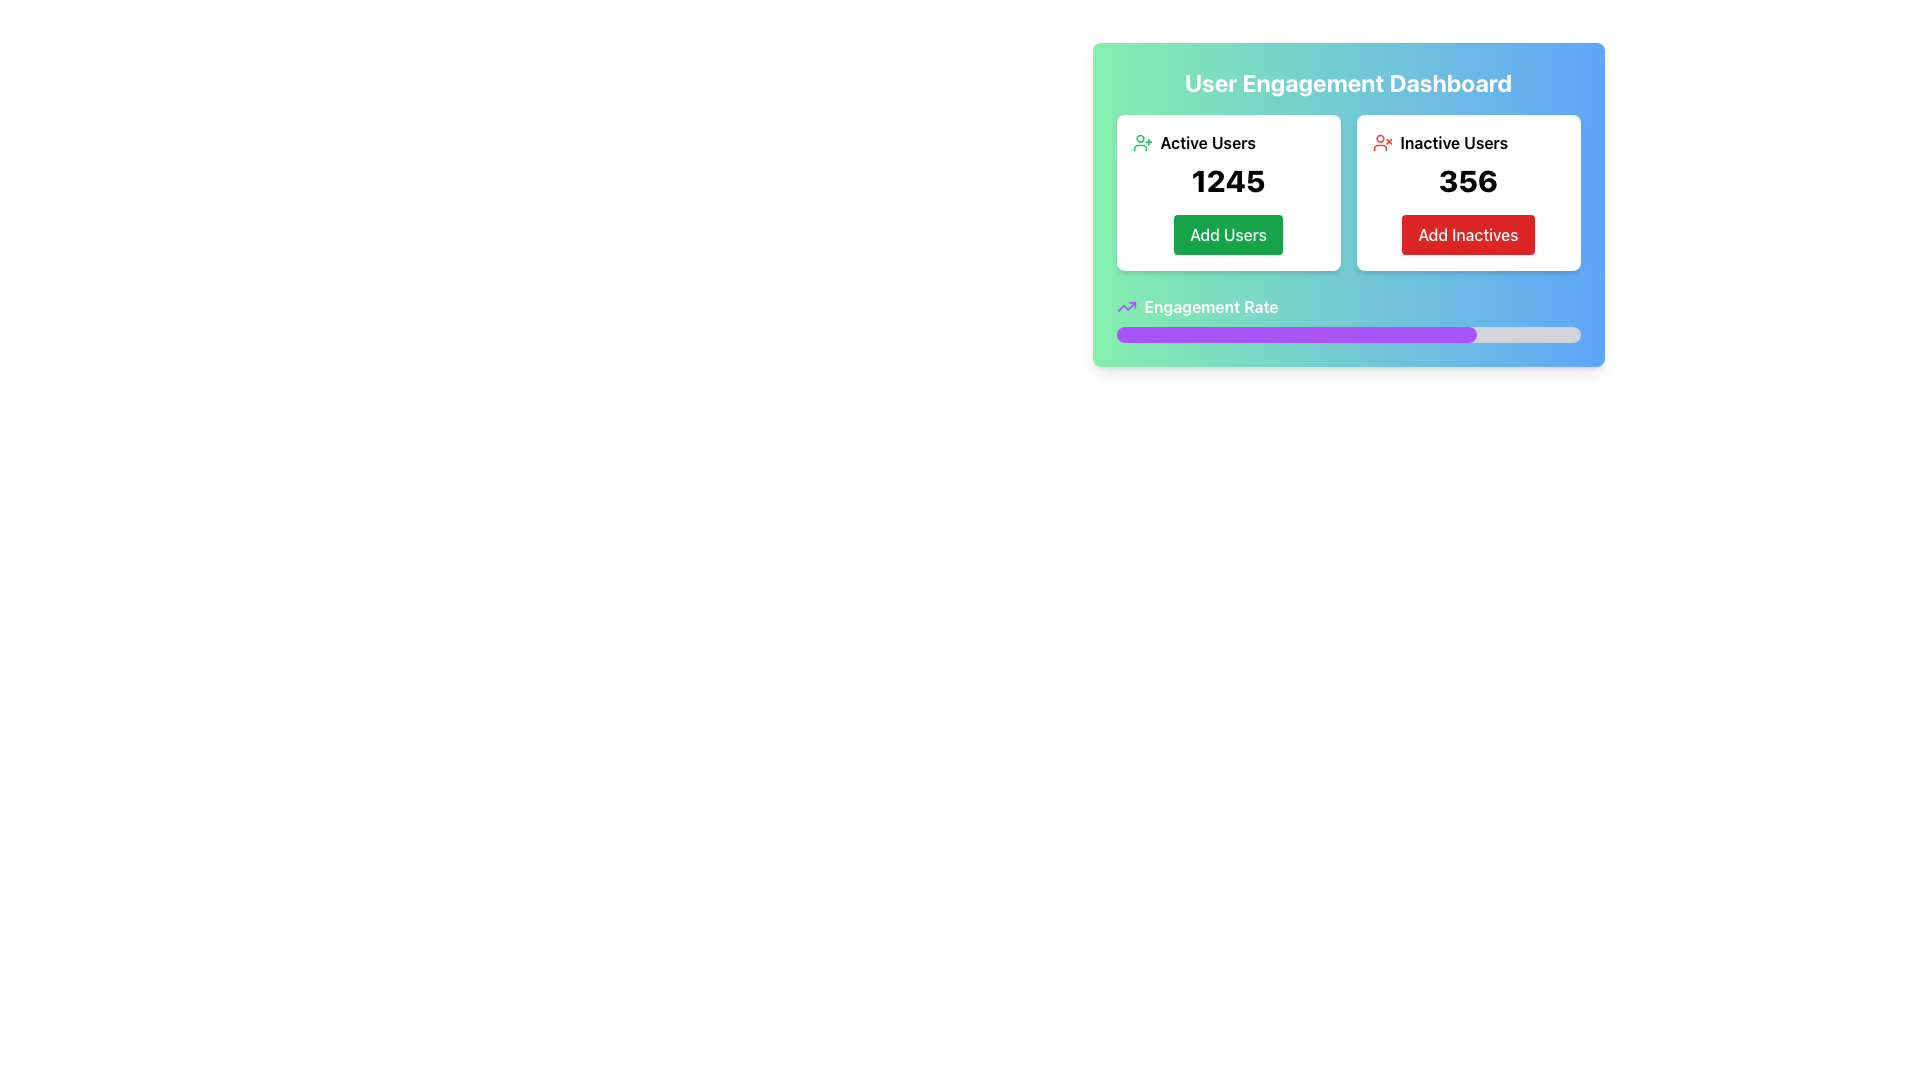 This screenshot has height=1080, width=1920. What do you see at coordinates (1227, 192) in the screenshot?
I see `the Informative Card with Action Button located in the top-left portion of the two-card grid layout` at bounding box center [1227, 192].